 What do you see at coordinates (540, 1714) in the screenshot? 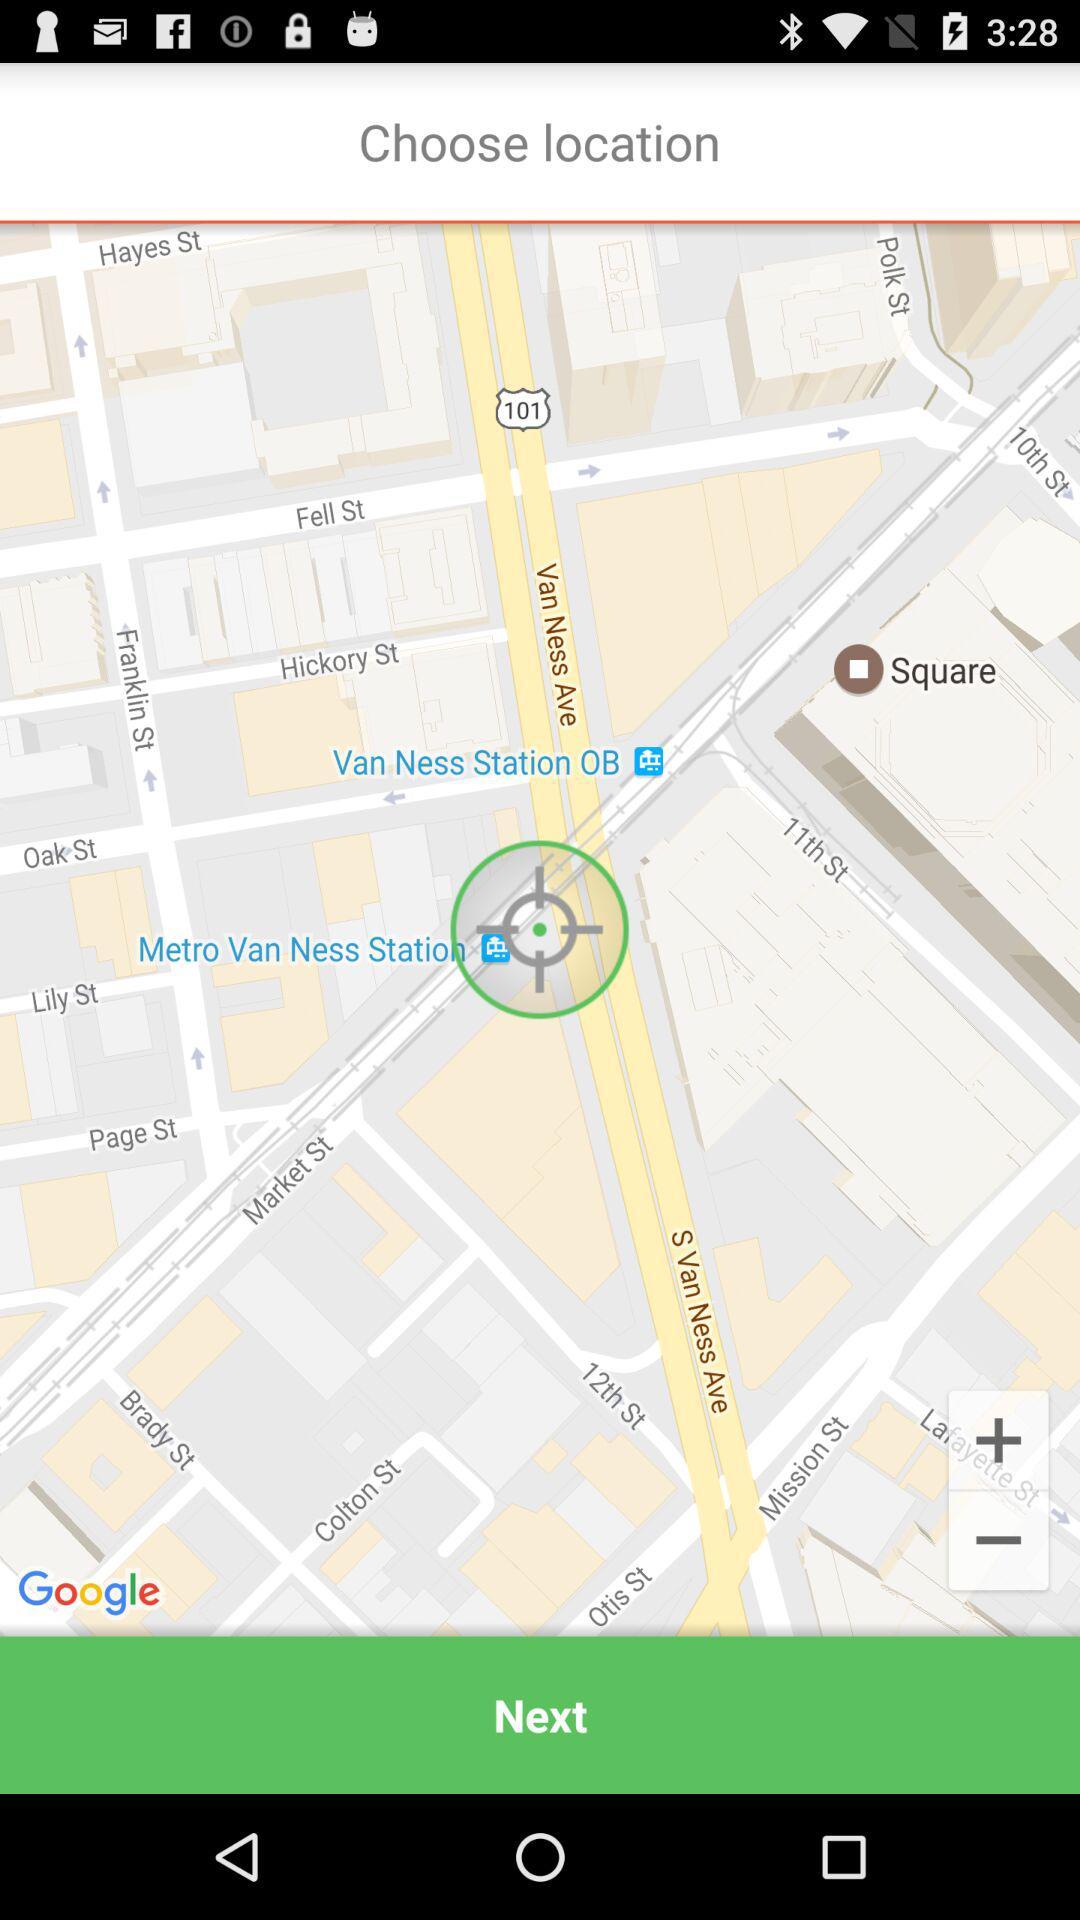
I see `next icon` at bounding box center [540, 1714].